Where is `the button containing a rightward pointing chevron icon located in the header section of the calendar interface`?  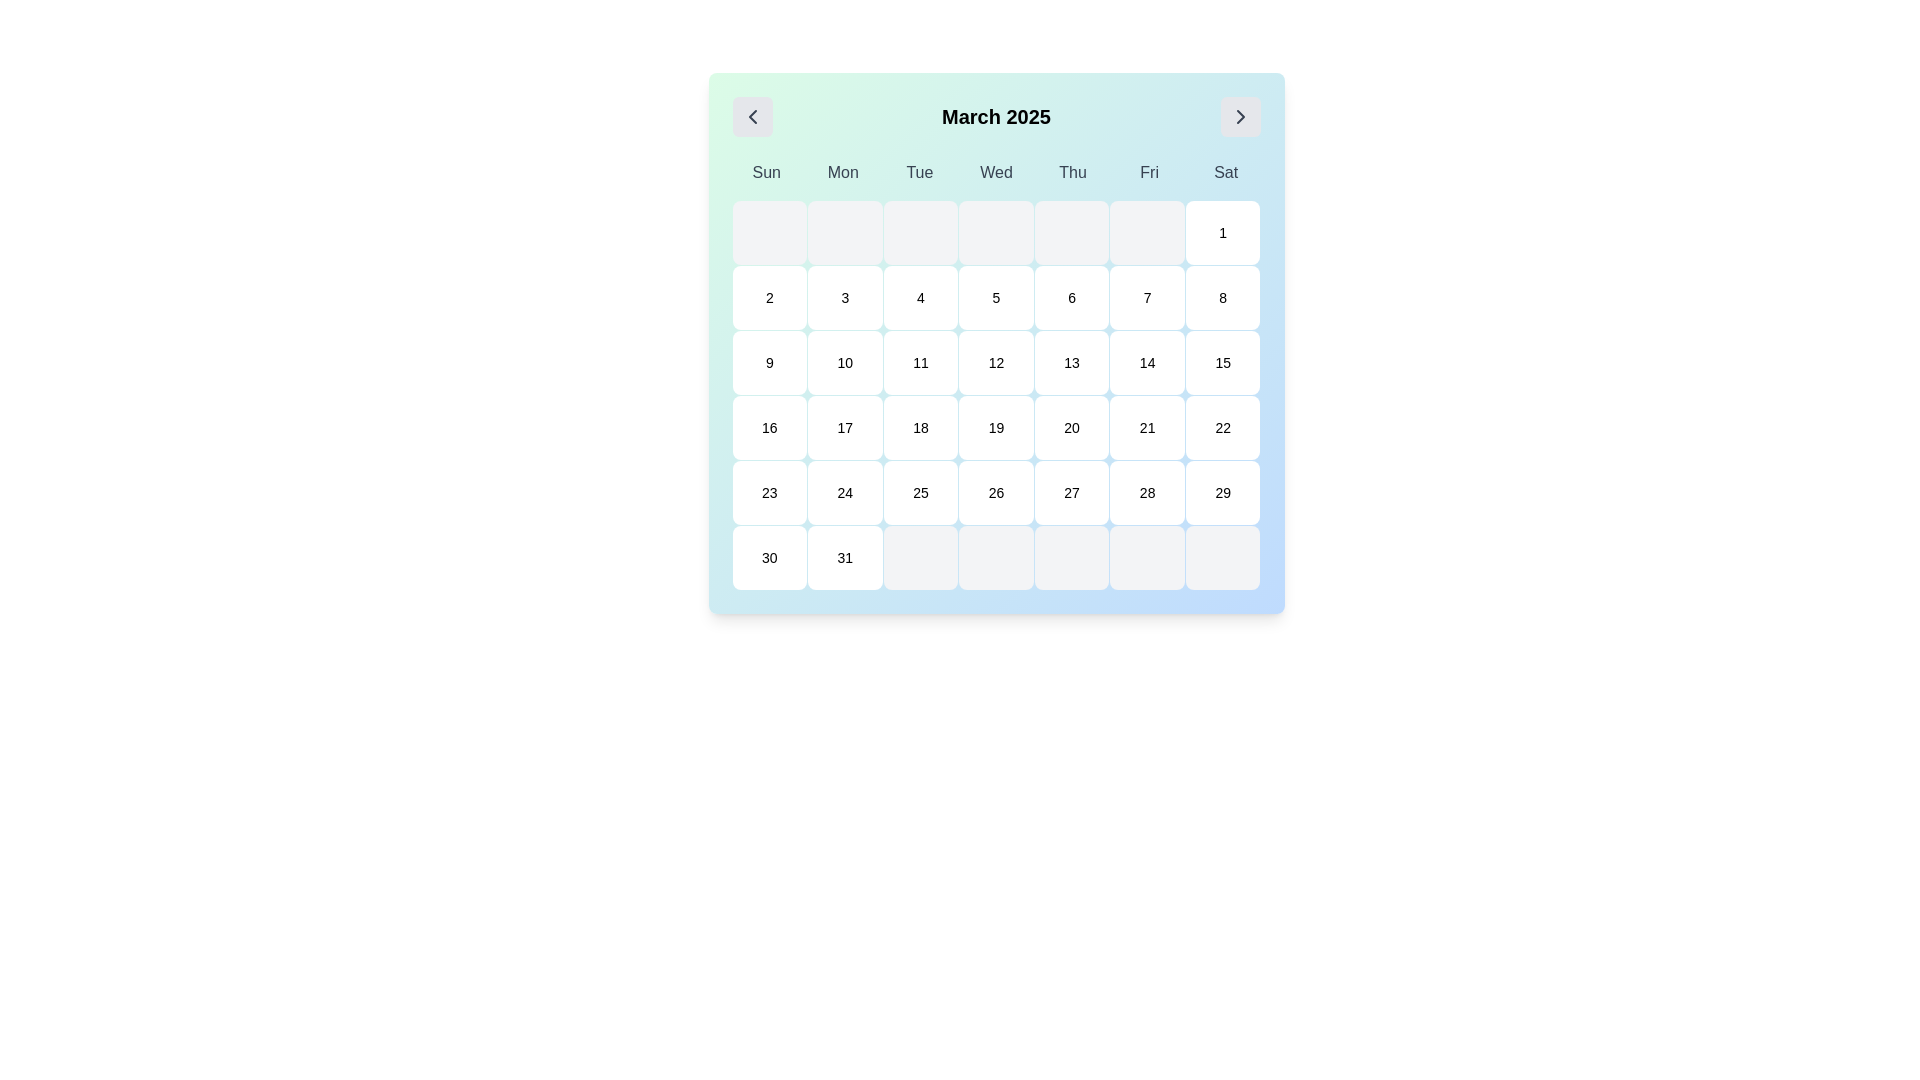 the button containing a rightward pointing chevron icon located in the header section of the calendar interface is located at coordinates (1239, 116).